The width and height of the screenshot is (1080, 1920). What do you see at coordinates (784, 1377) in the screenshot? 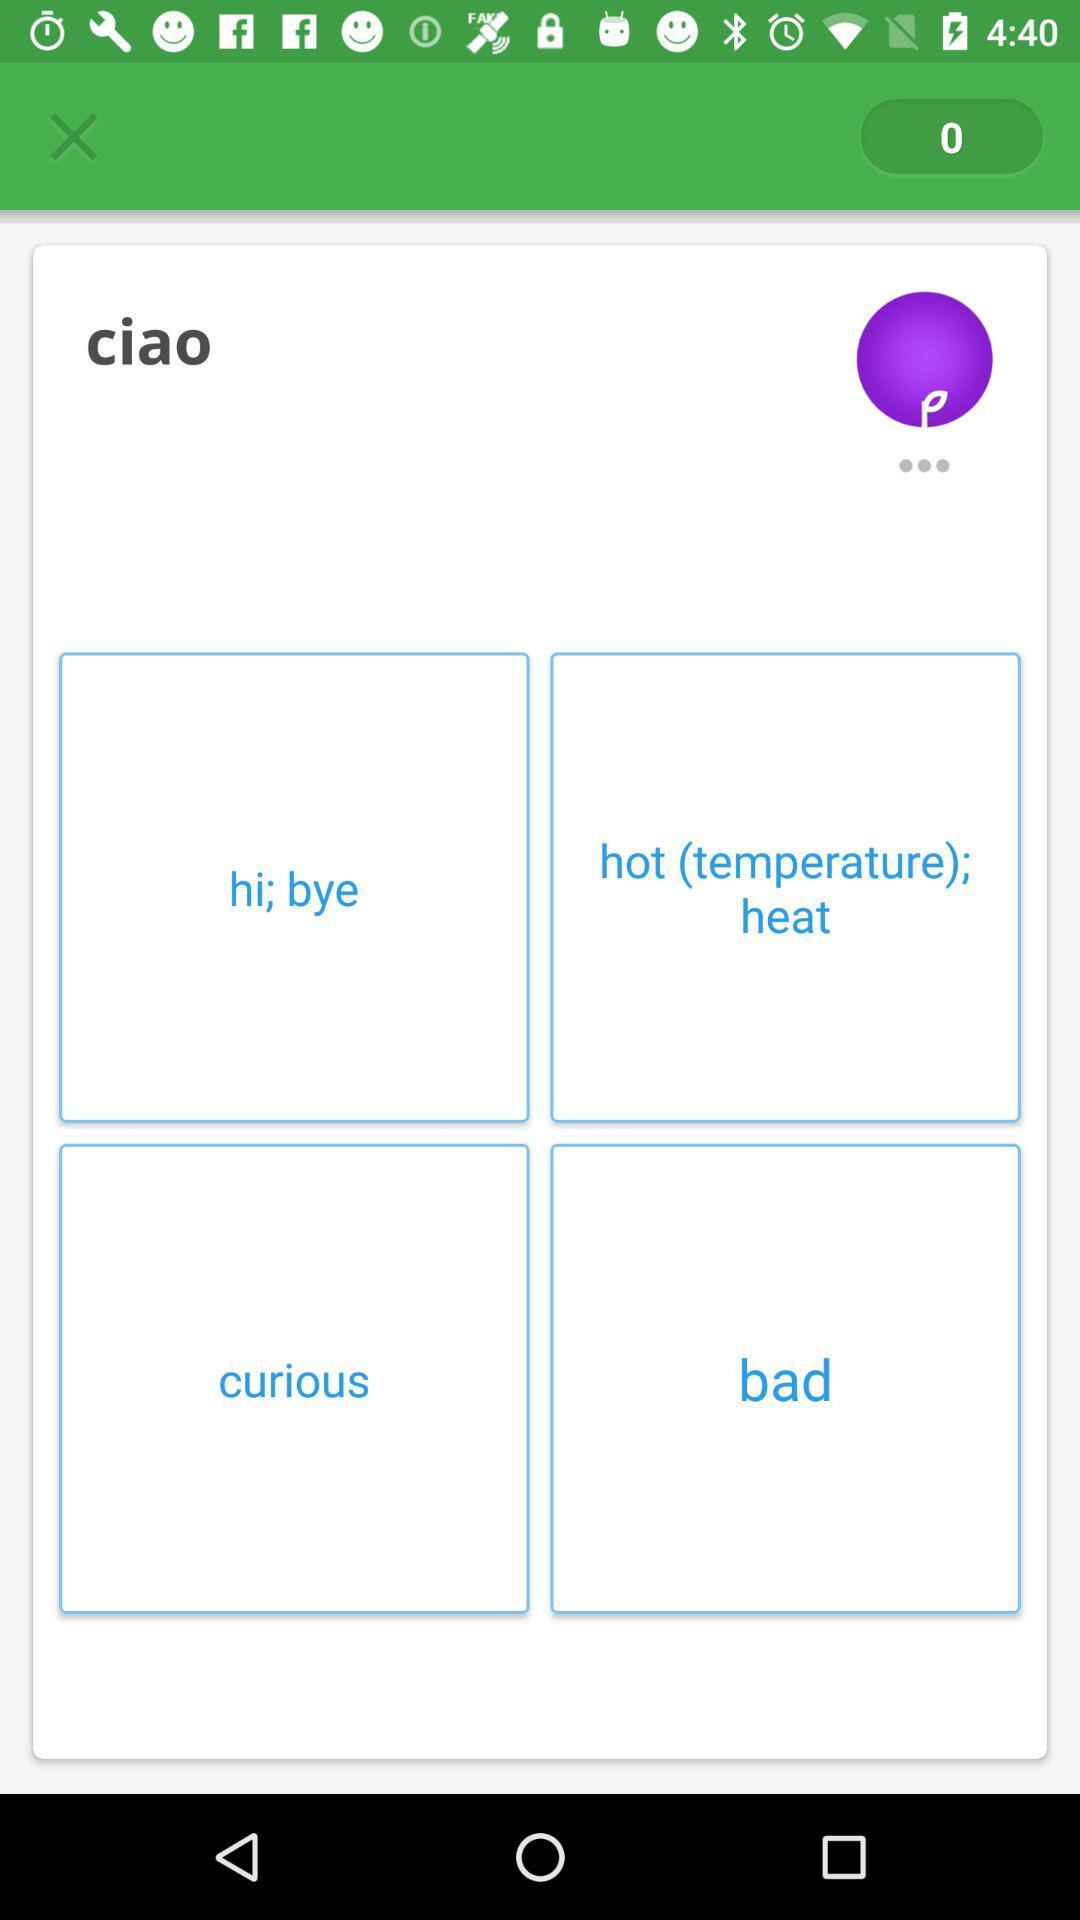
I see `item next to curious icon` at bounding box center [784, 1377].